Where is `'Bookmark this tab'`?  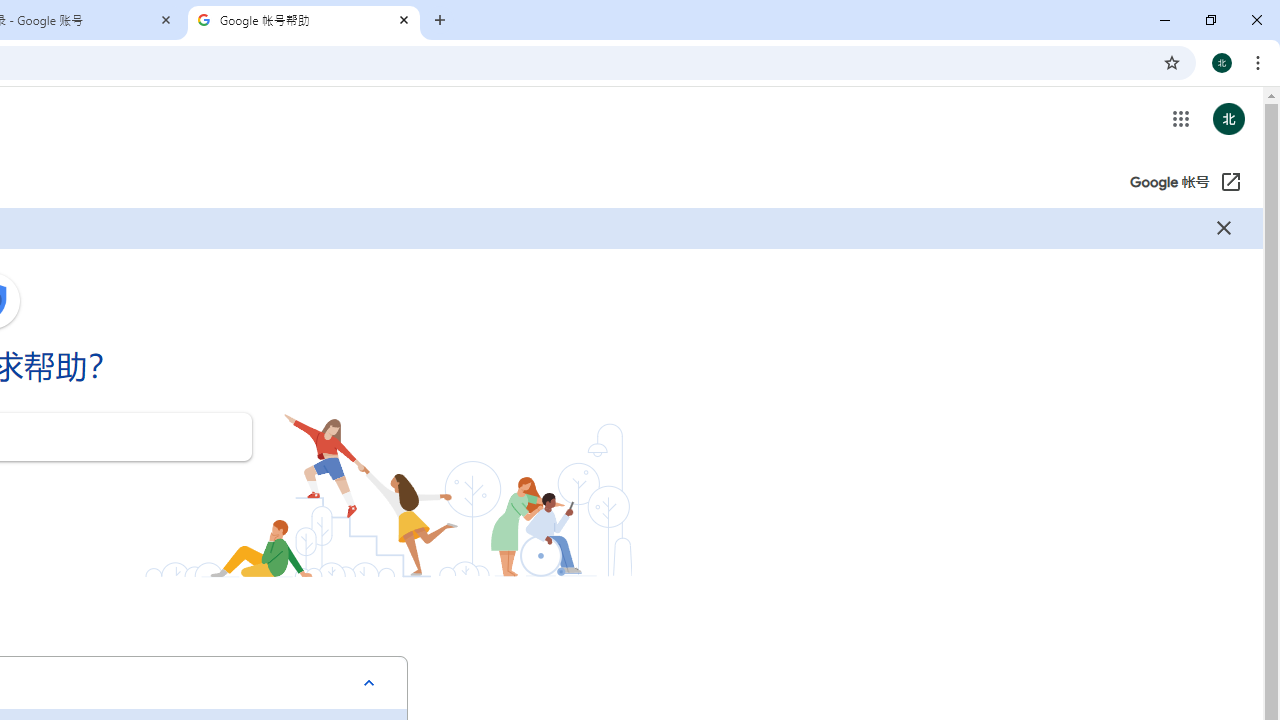
'Bookmark this tab' is located at coordinates (1171, 61).